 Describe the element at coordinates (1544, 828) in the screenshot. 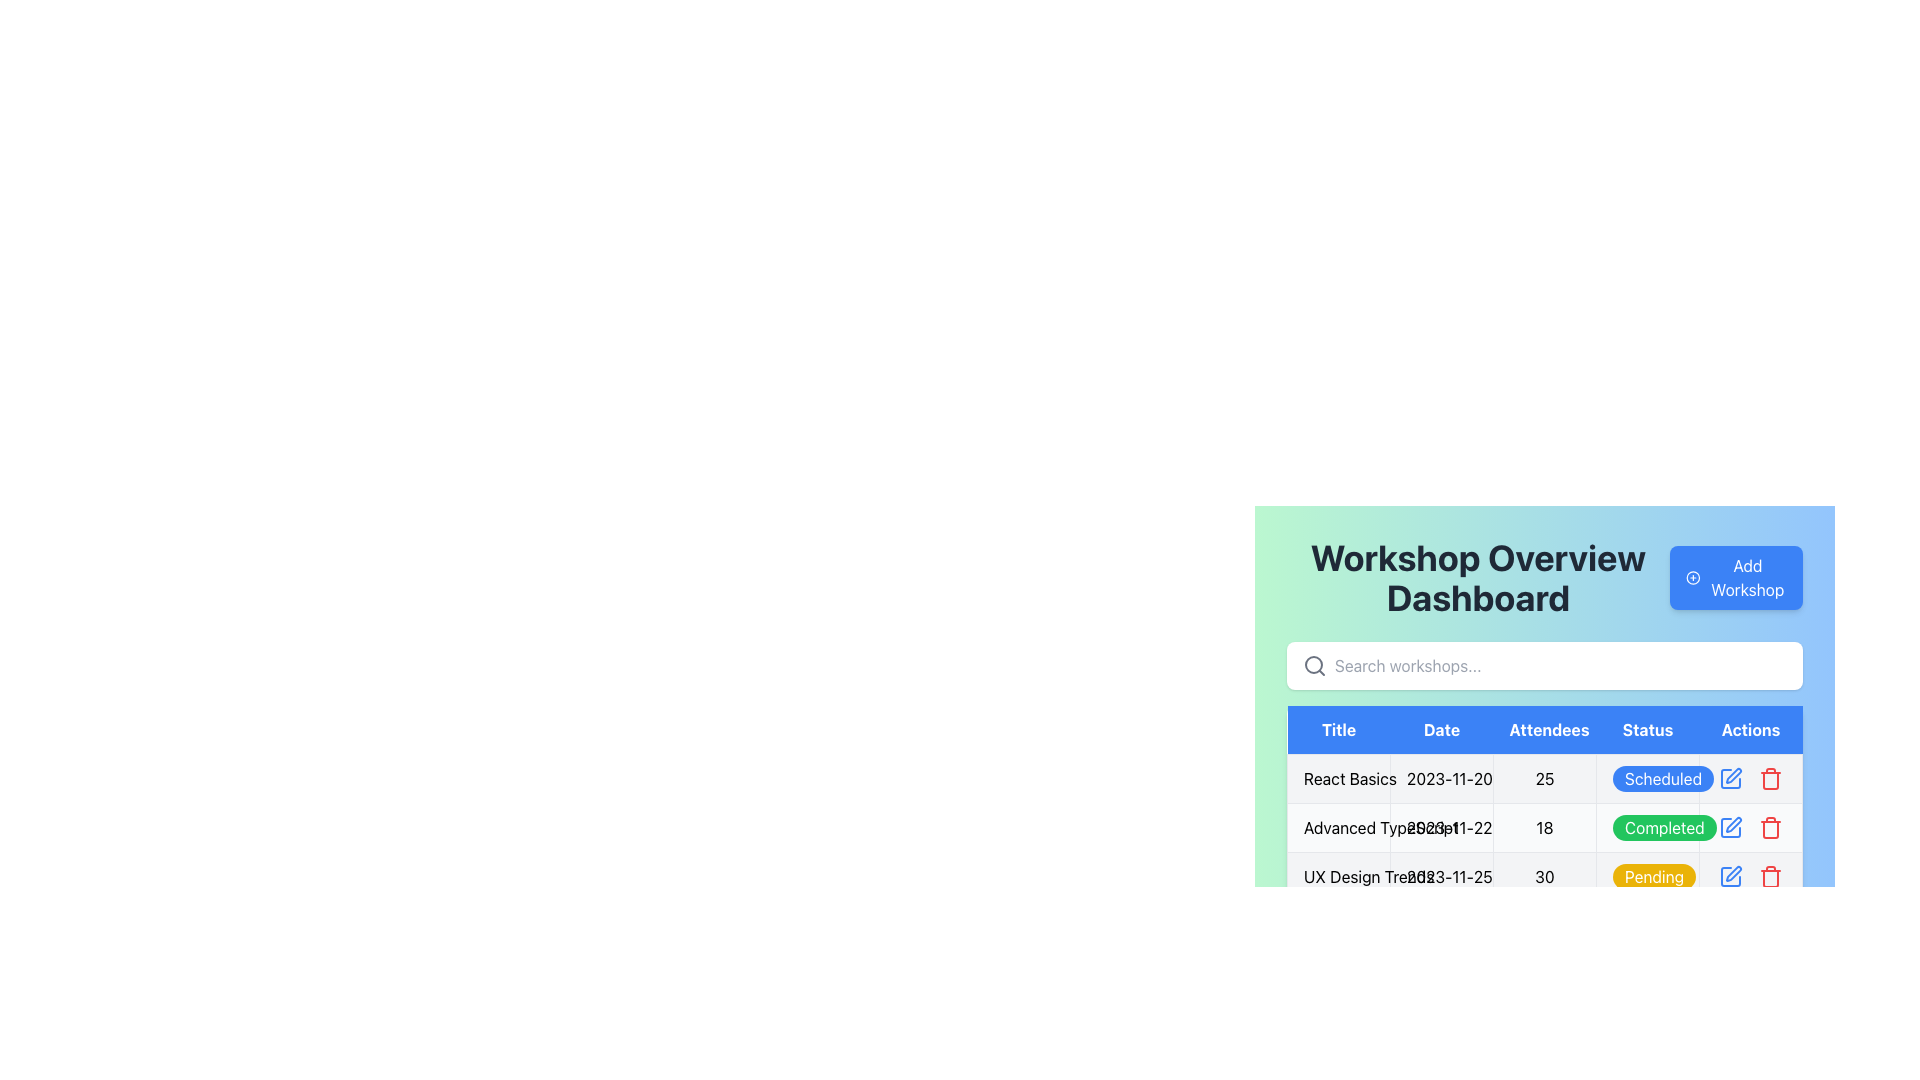

I see `numeric data in the table cell under the 'Attendees' column for the workshop 'Advanced TypeScript', which contains the number '18'` at that location.